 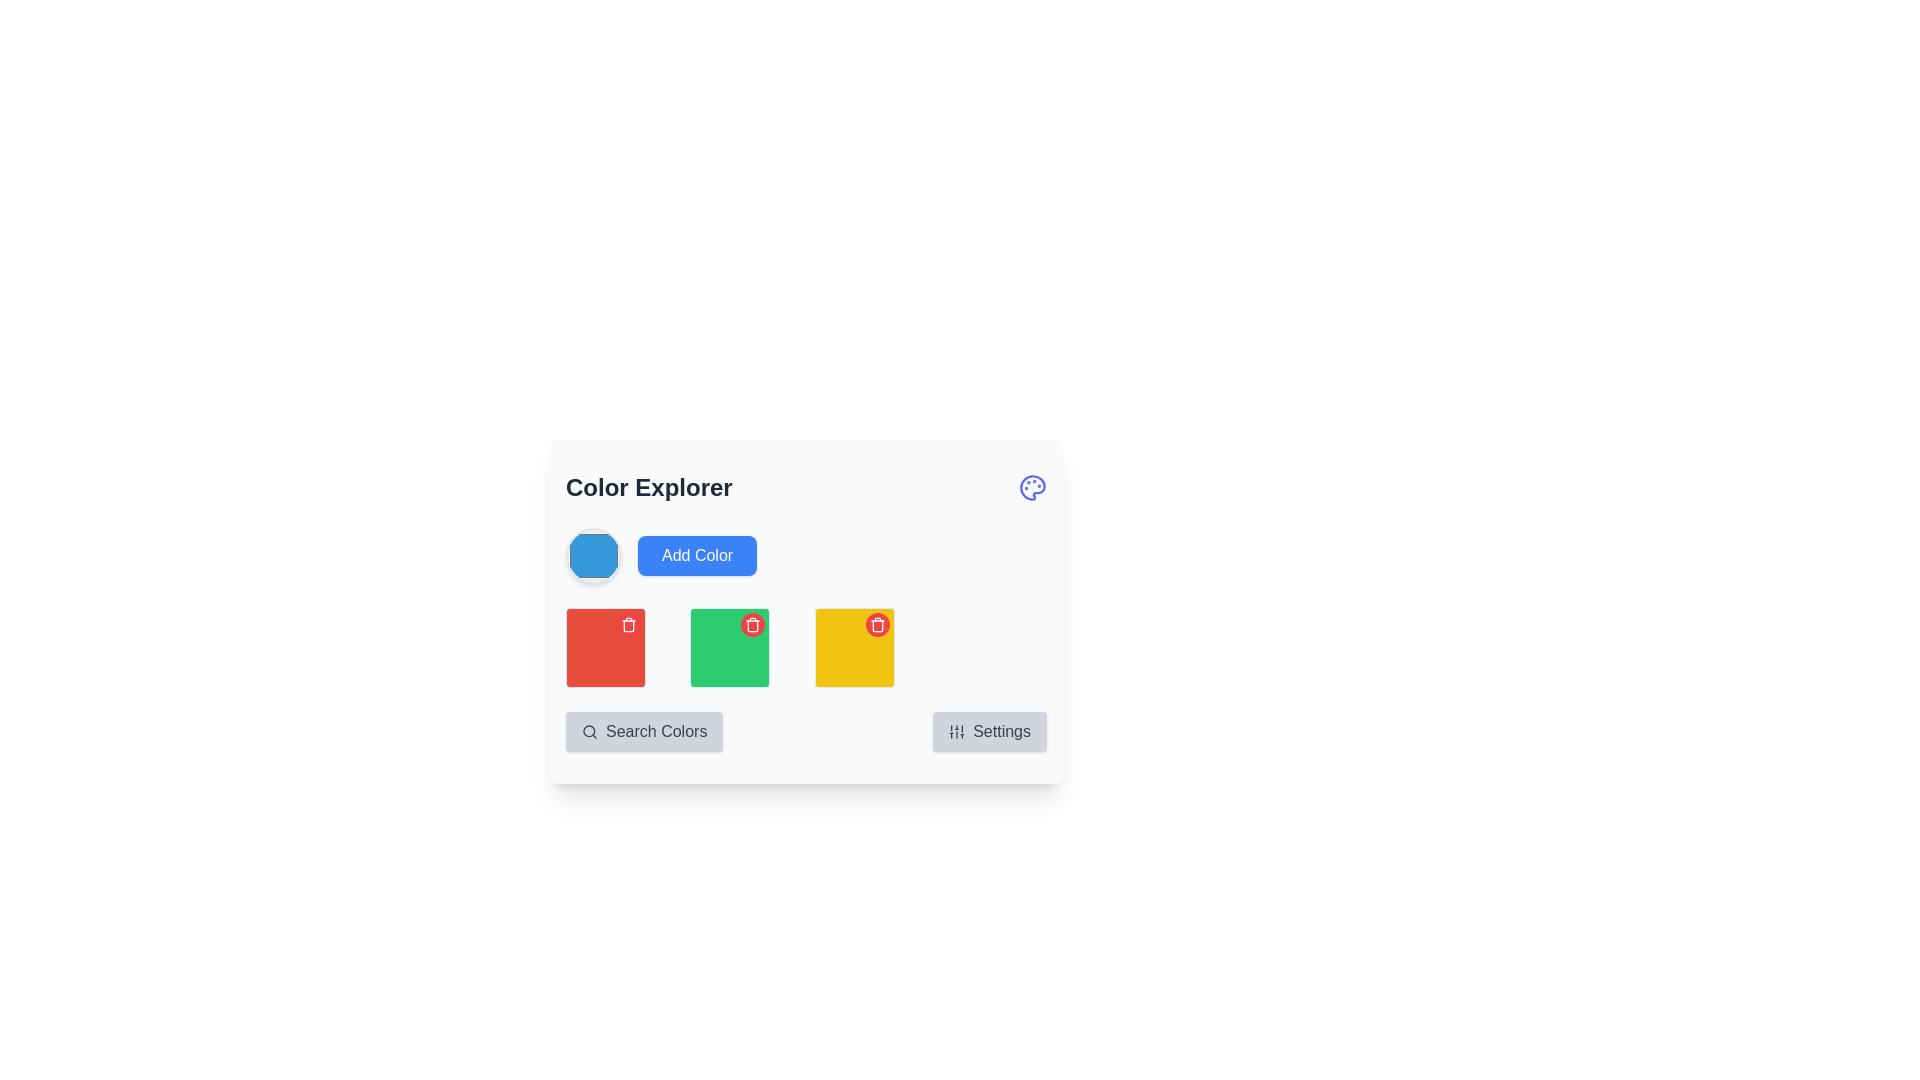 I want to click on the red circular button with a white trash can icon located in the top-right corner of the yellow square in the third column of the 'Color Explorer' interface, so click(x=877, y=623).